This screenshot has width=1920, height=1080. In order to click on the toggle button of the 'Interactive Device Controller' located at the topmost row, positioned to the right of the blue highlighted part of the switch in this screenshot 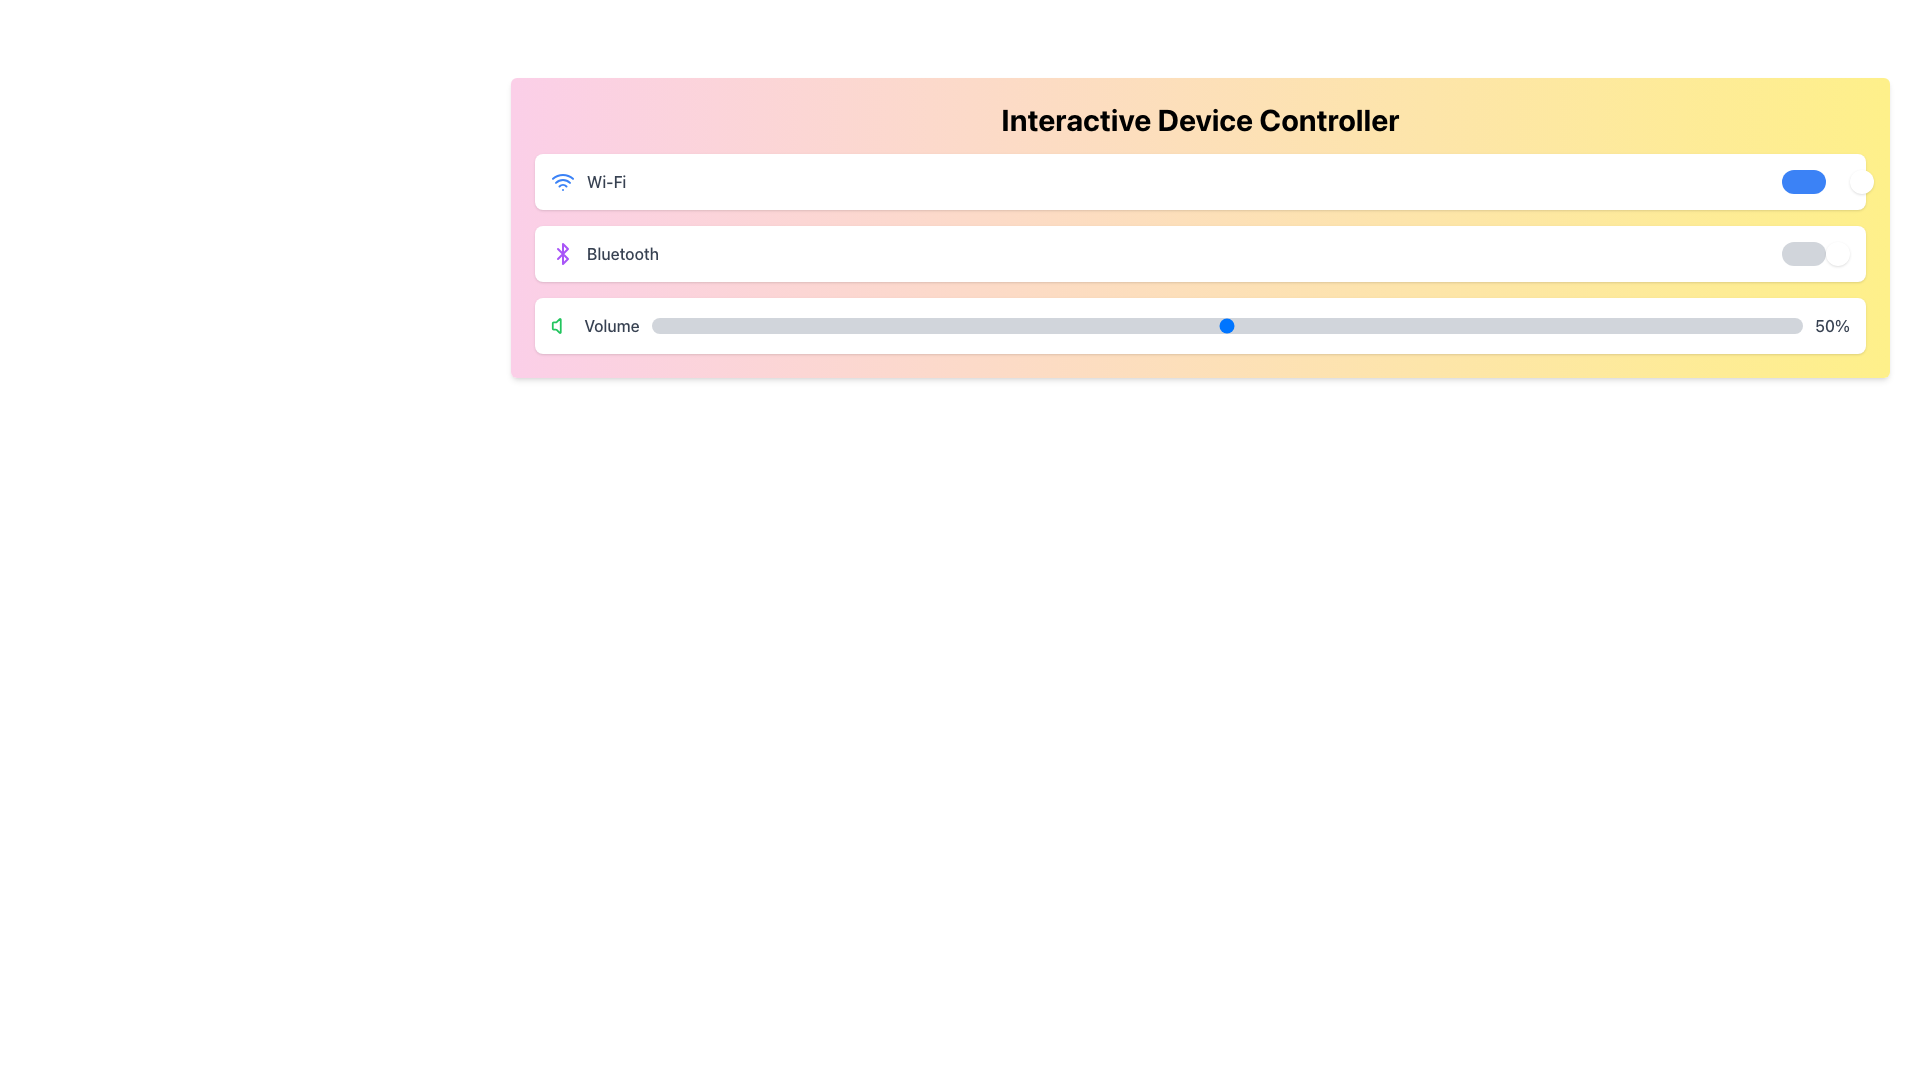, I will do `click(1861, 181)`.